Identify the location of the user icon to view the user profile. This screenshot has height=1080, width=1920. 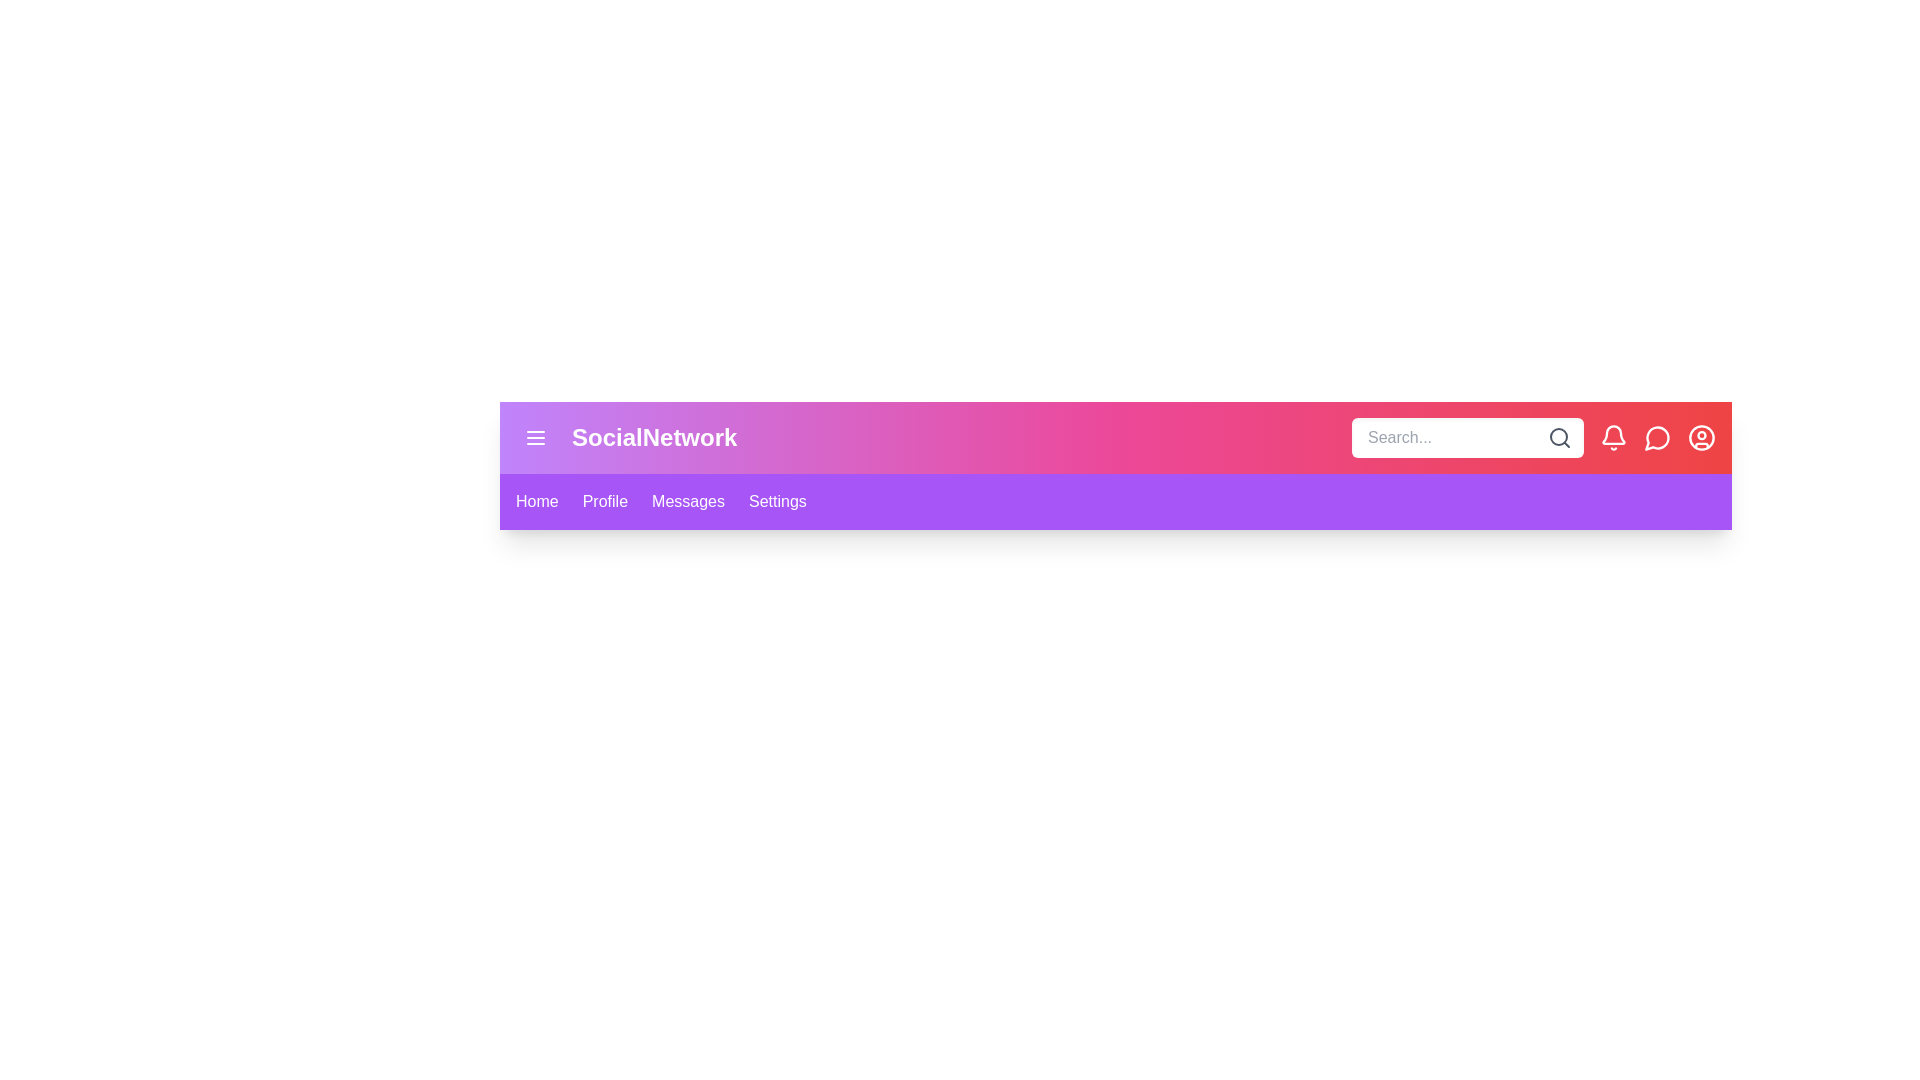
(1701, 437).